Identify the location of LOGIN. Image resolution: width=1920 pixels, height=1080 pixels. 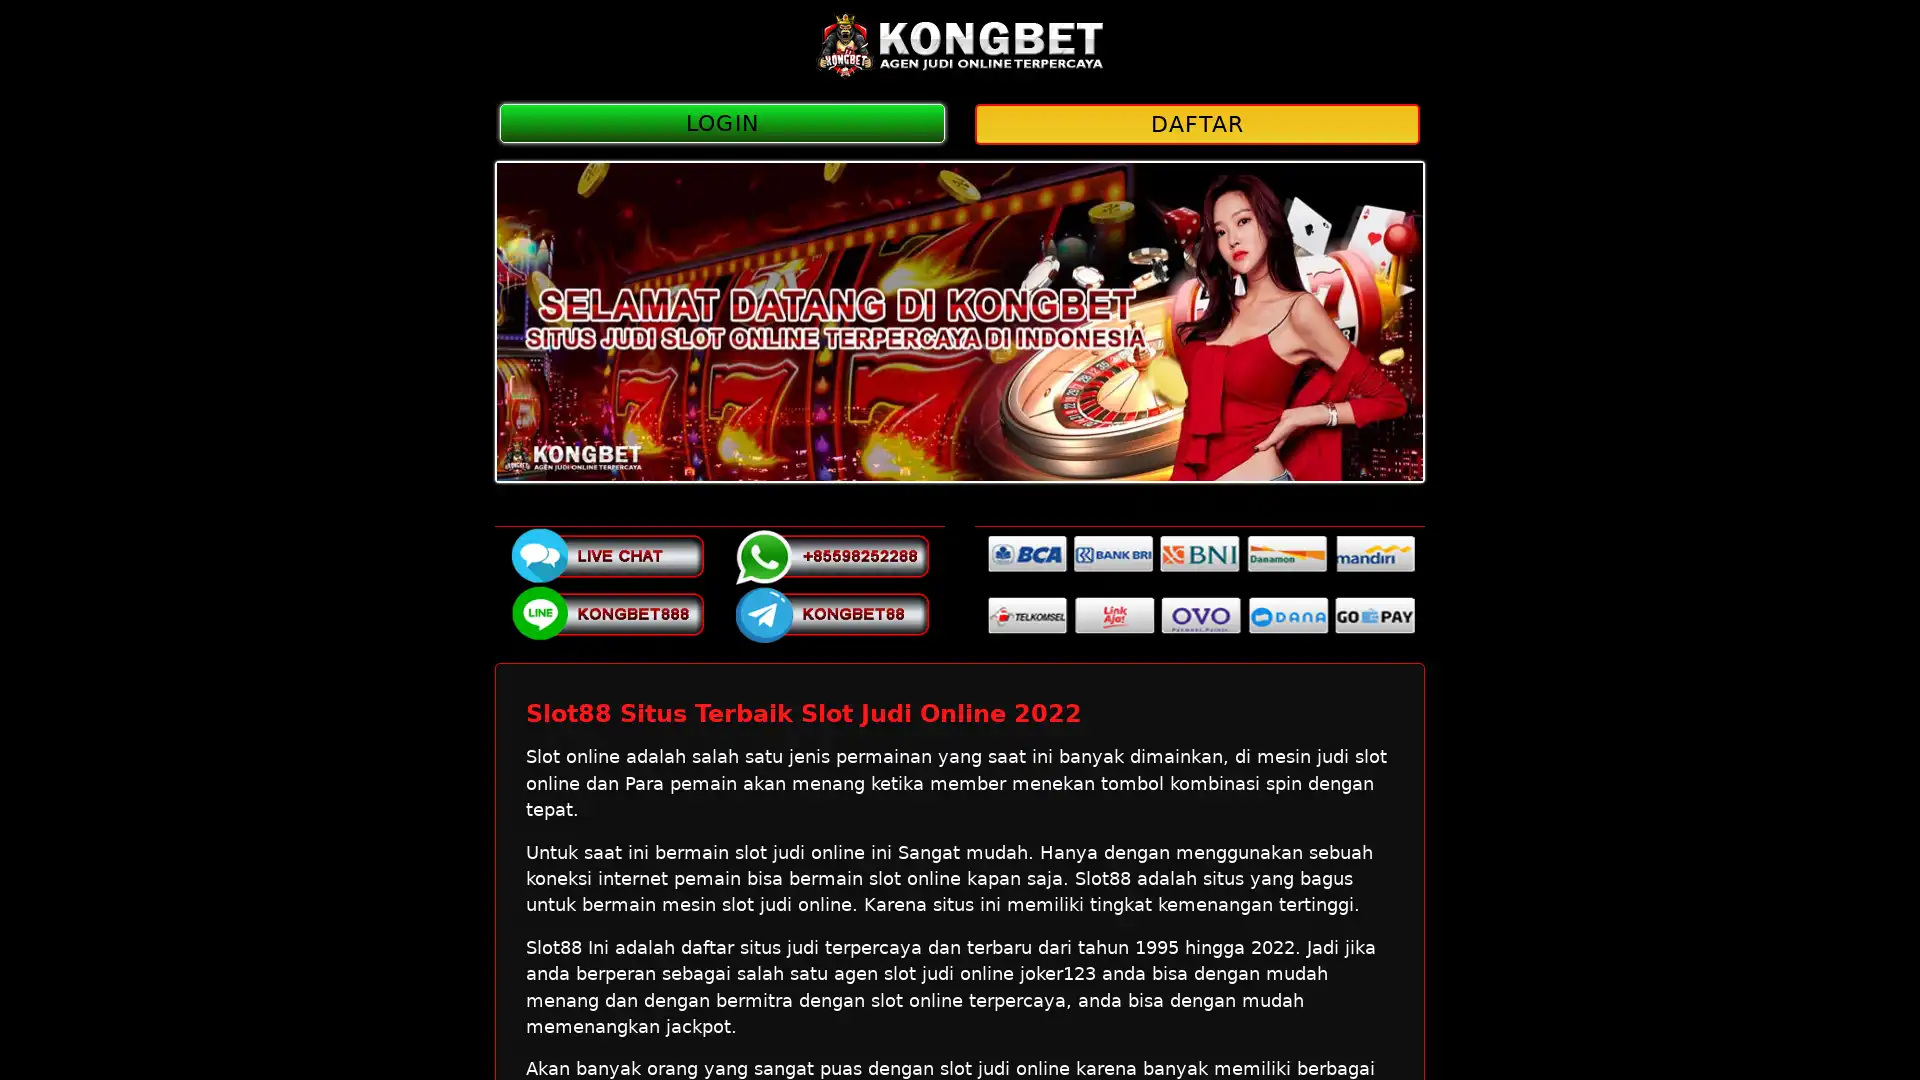
(721, 123).